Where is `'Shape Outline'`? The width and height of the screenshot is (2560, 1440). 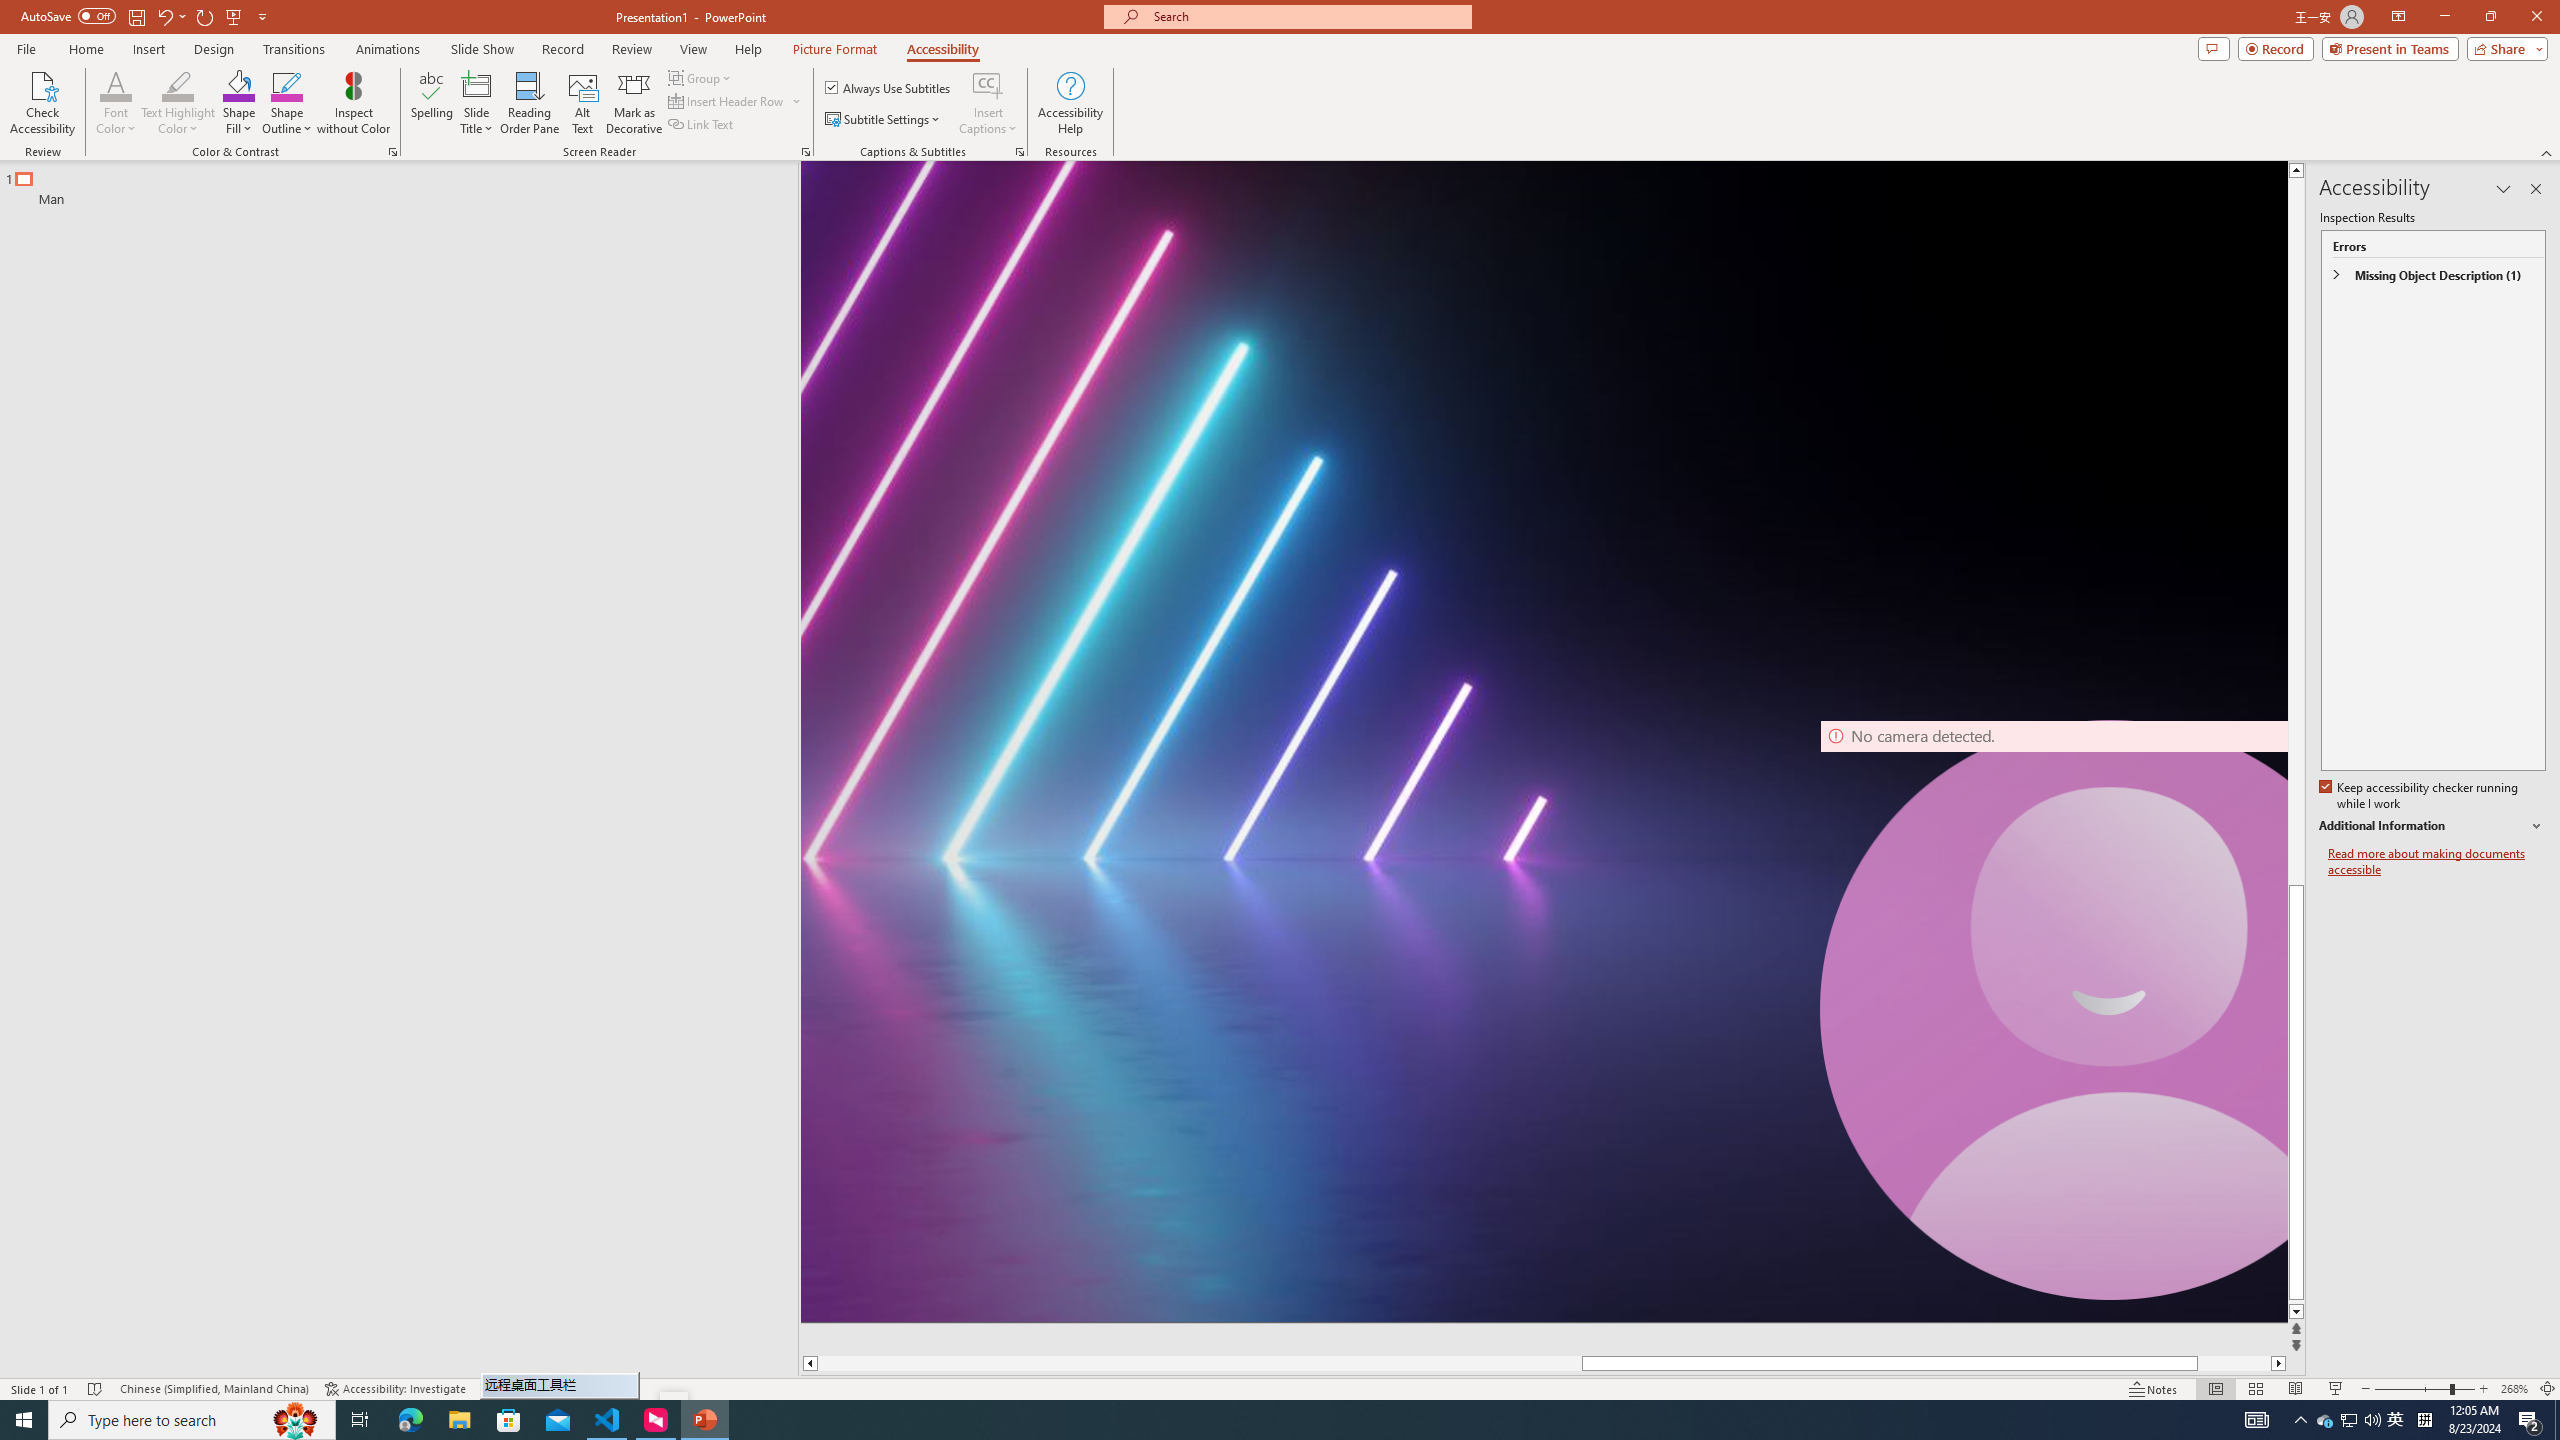 'Shape Outline' is located at coordinates (288, 103).